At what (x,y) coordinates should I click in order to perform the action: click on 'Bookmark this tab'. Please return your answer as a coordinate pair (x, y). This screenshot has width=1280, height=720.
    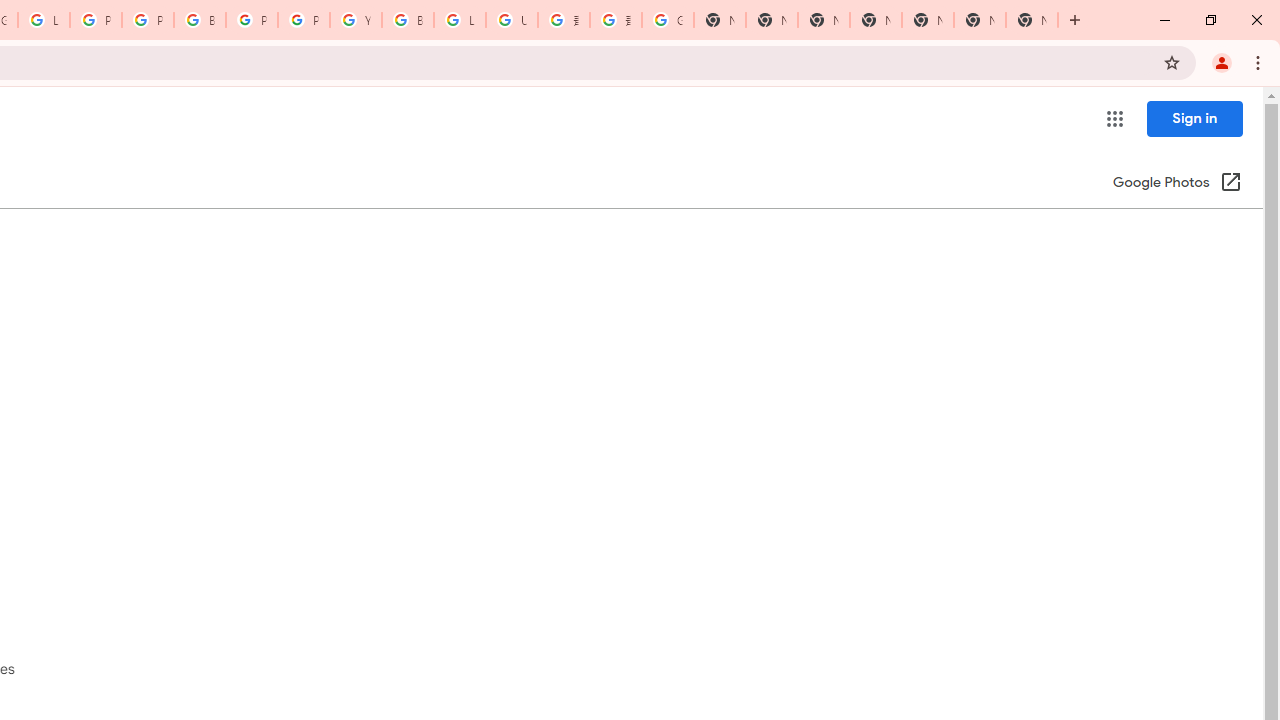
    Looking at the image, I should click on (1171, 61).